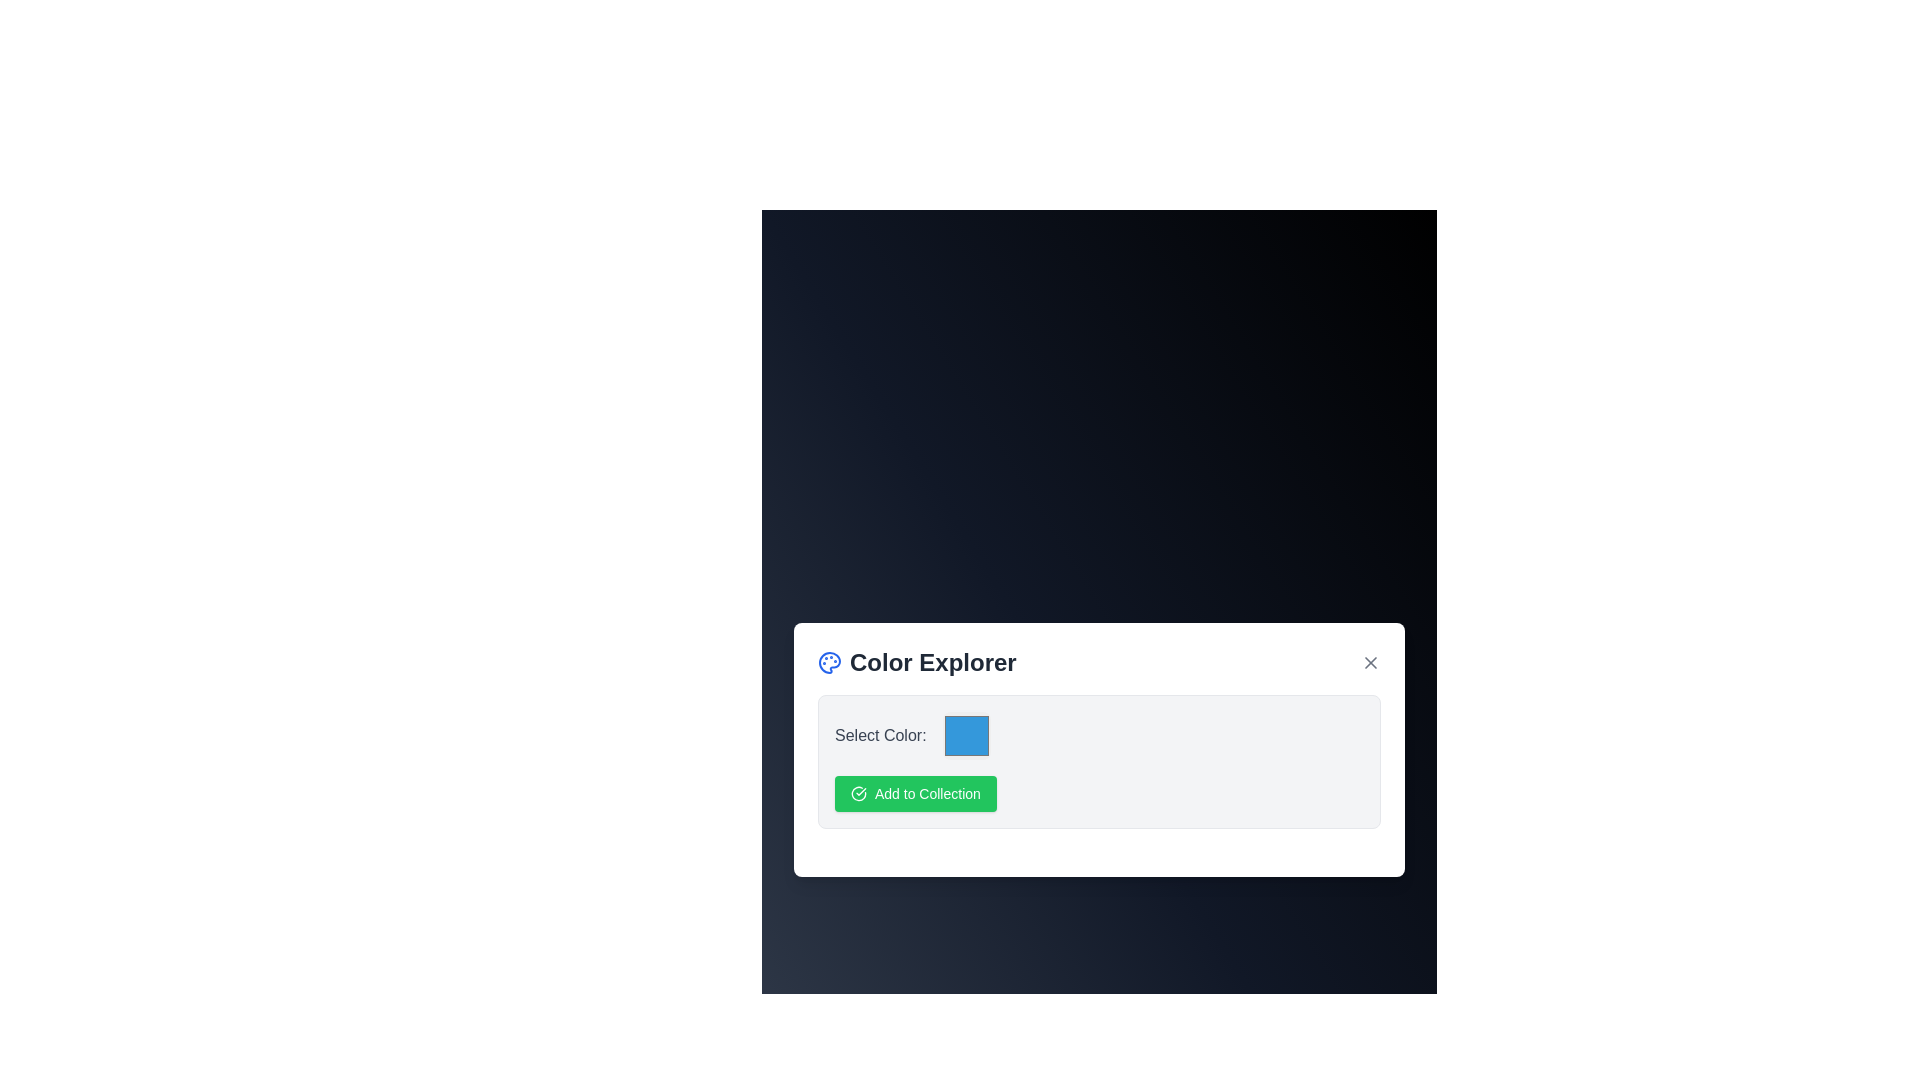 This screenshot has height=1080, width=1920. Describe the element at coordinates (880, 736) in the screenshot. I see `text 'Select Color:' from the label positioned to the left of the color picker component to understand the adjacent control's purpose` at that location.